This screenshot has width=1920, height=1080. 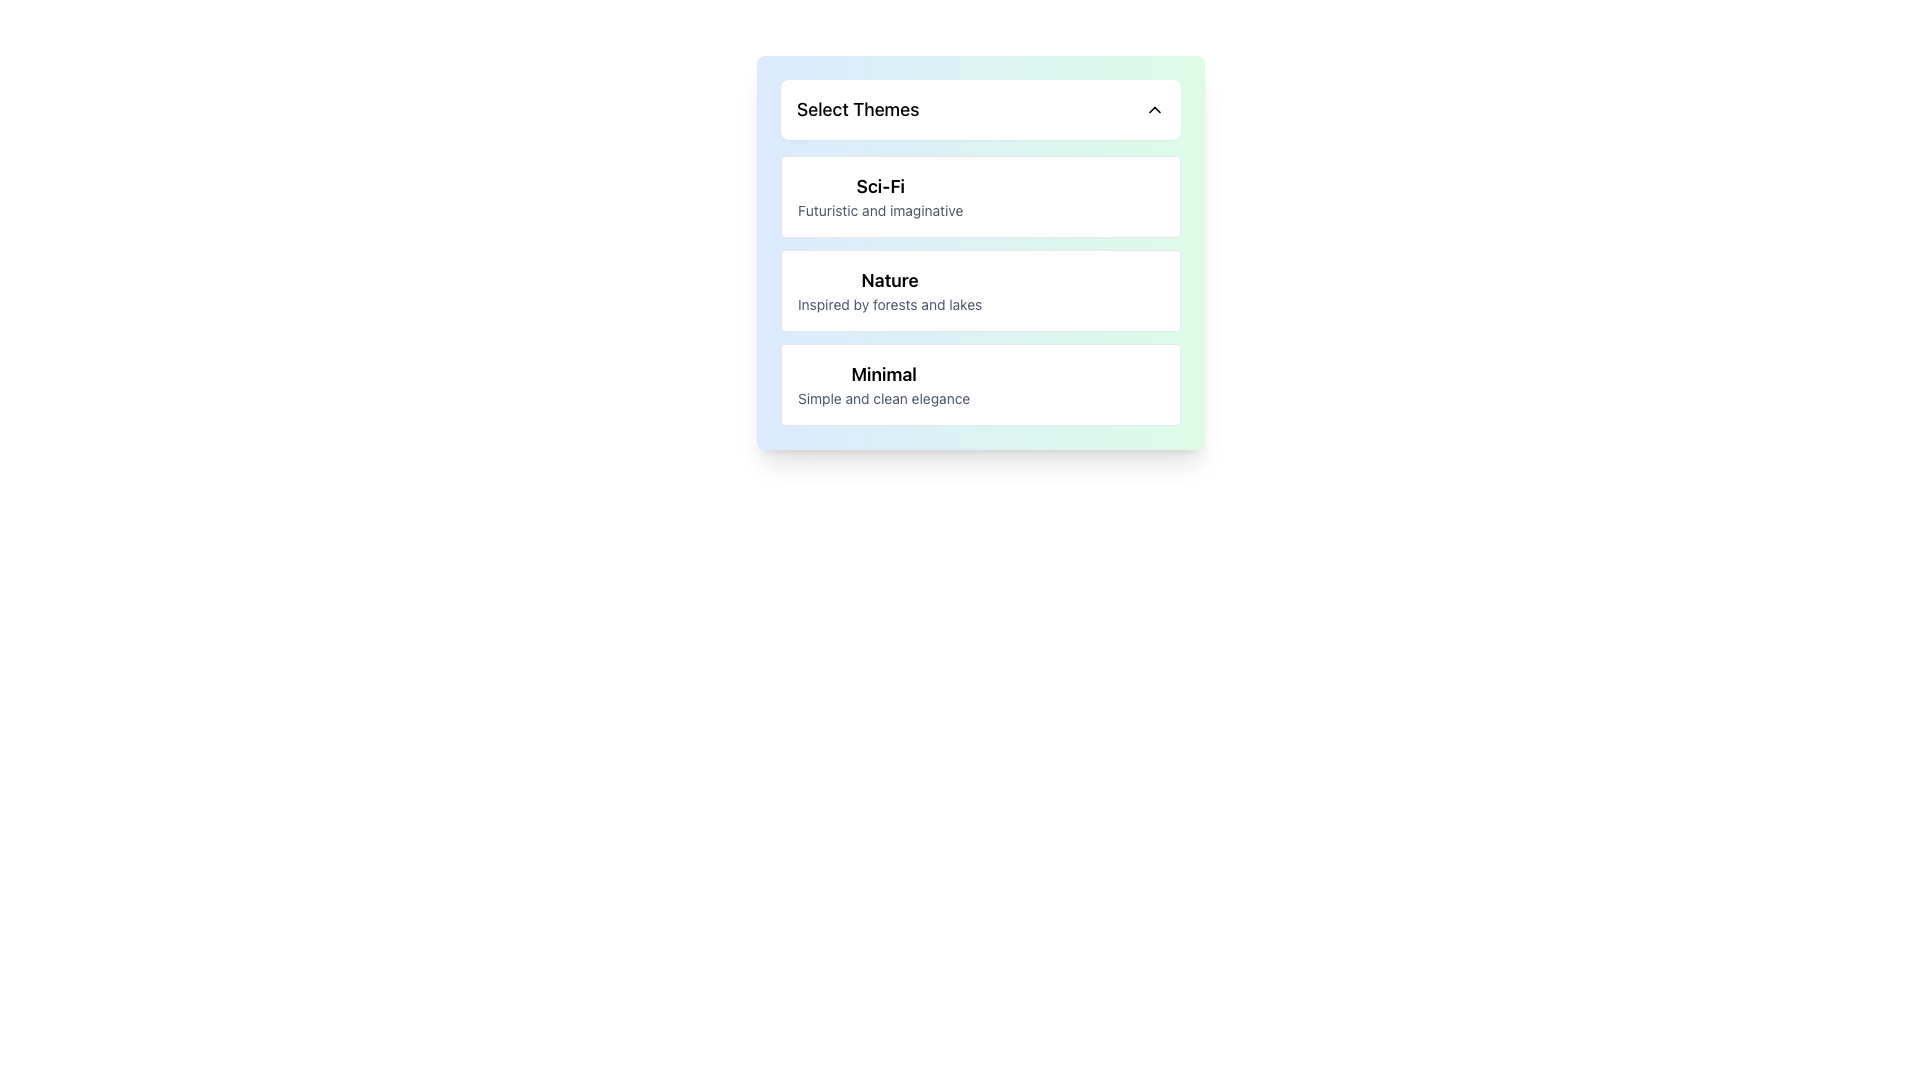 What do you see at coordinates (882, 374) in the screenshot?
I see `the title text for the 'Minimal' theme option located in the third position of the theme selection list` at bounding box center [882, 374].